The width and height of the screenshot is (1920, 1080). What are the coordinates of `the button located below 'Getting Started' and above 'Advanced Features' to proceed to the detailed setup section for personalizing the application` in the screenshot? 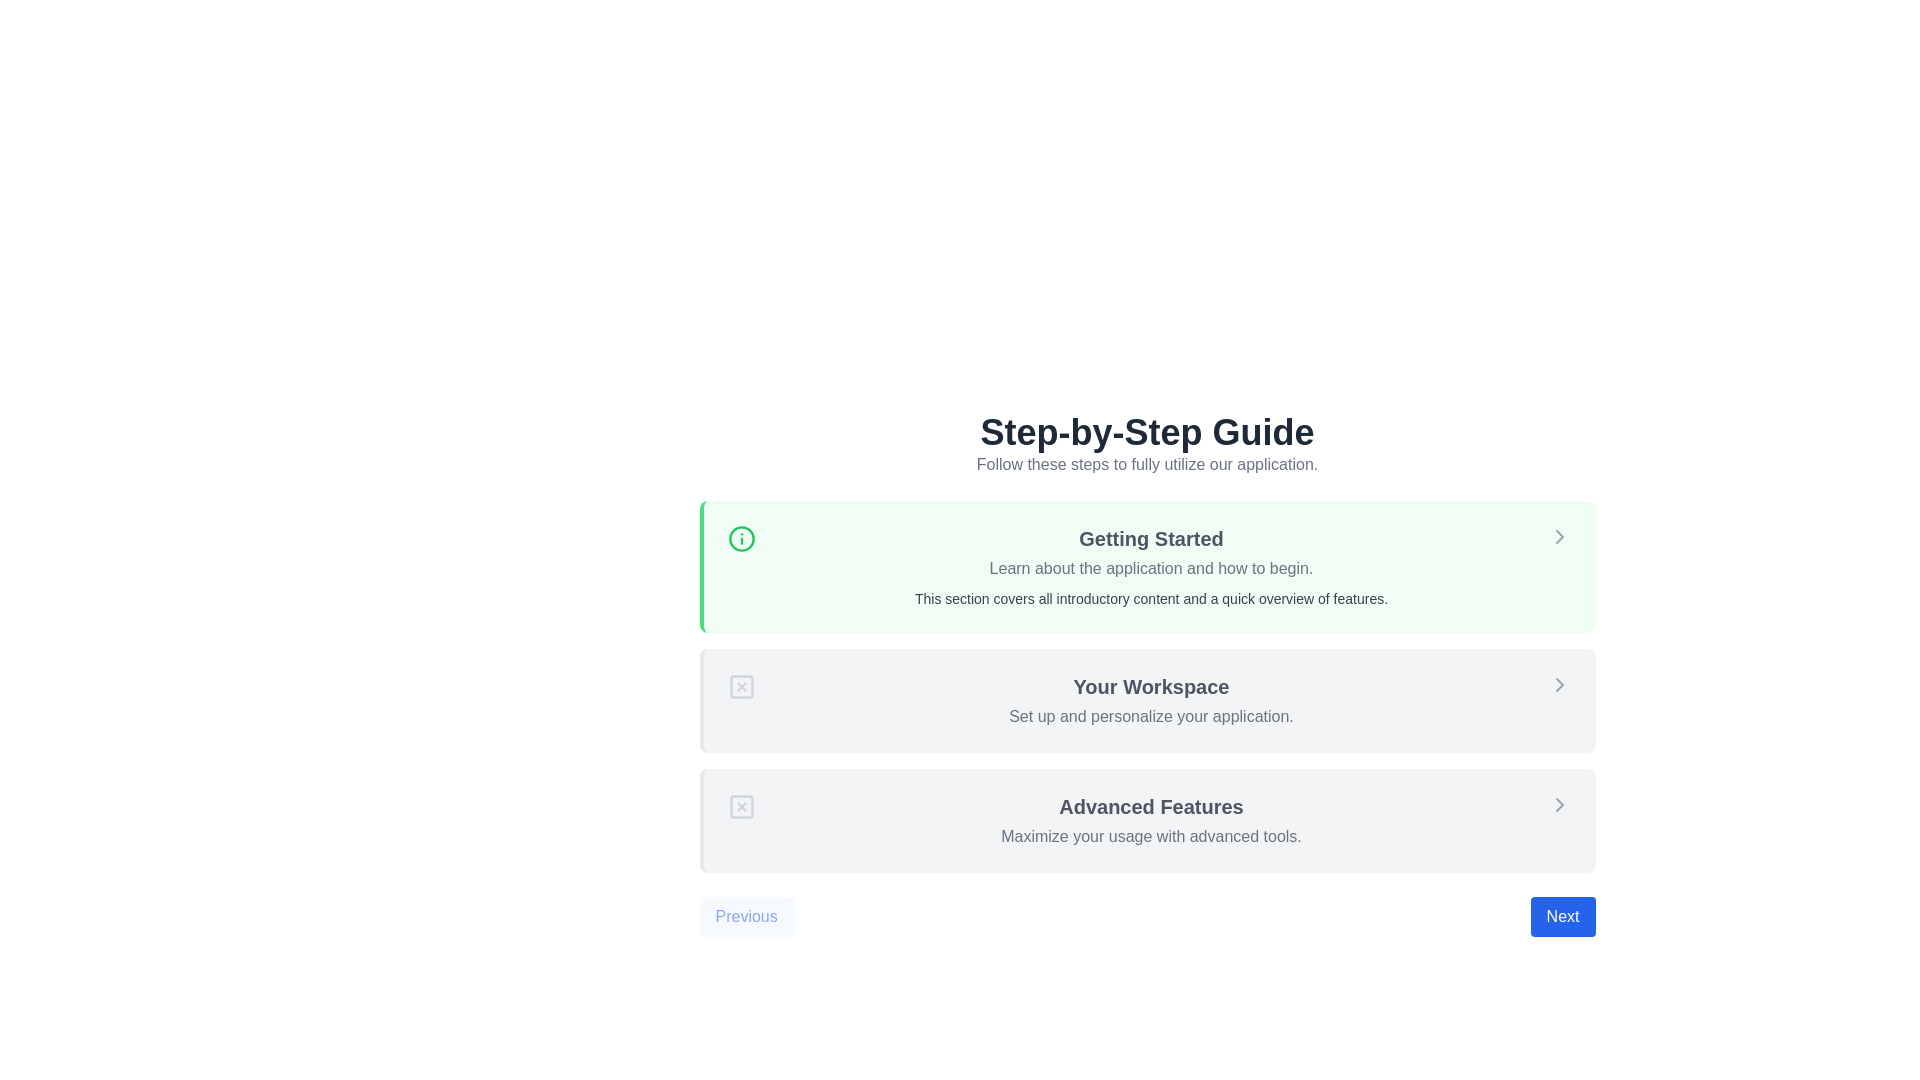 It's located at (1147, 700).